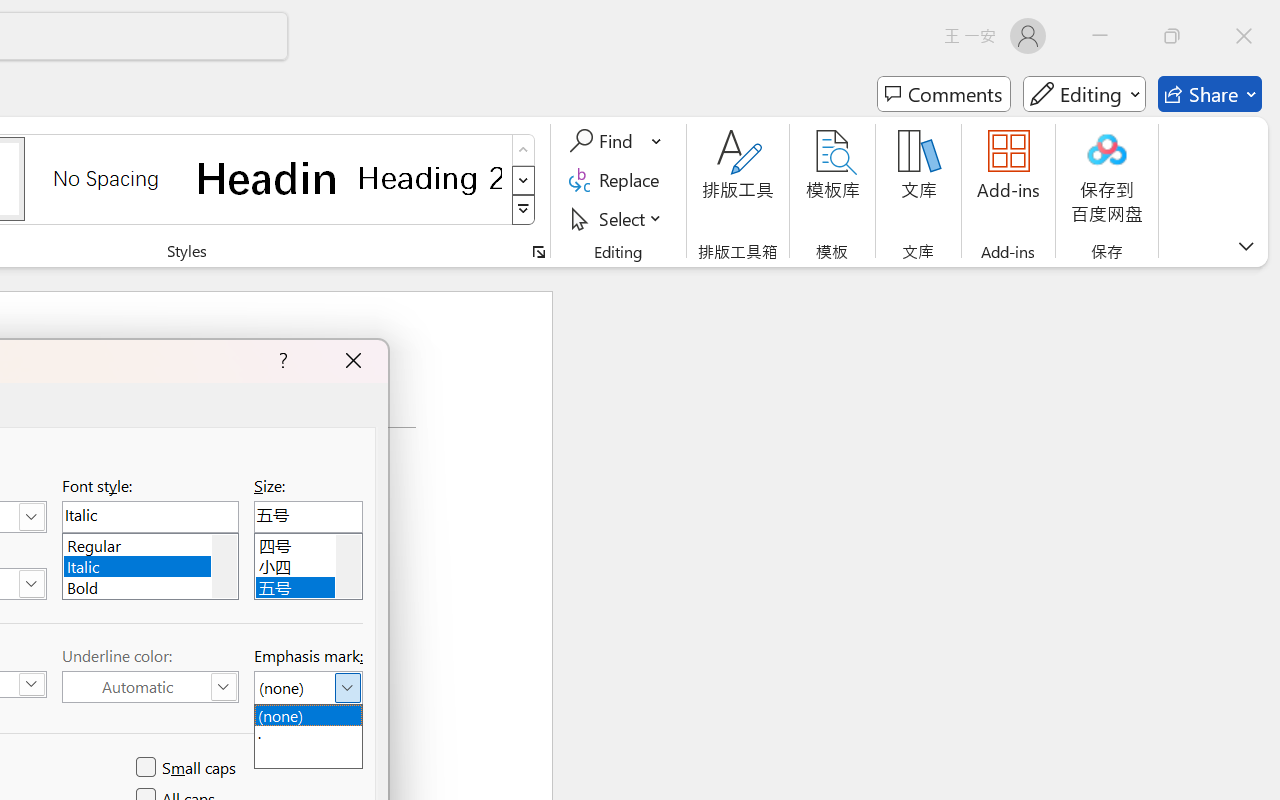 This screenshot has width=1280, height=800. What do you see at coordinates (188, 767) in the screenshot?
I see `'Small caps'` at bounding box center [188, 767].